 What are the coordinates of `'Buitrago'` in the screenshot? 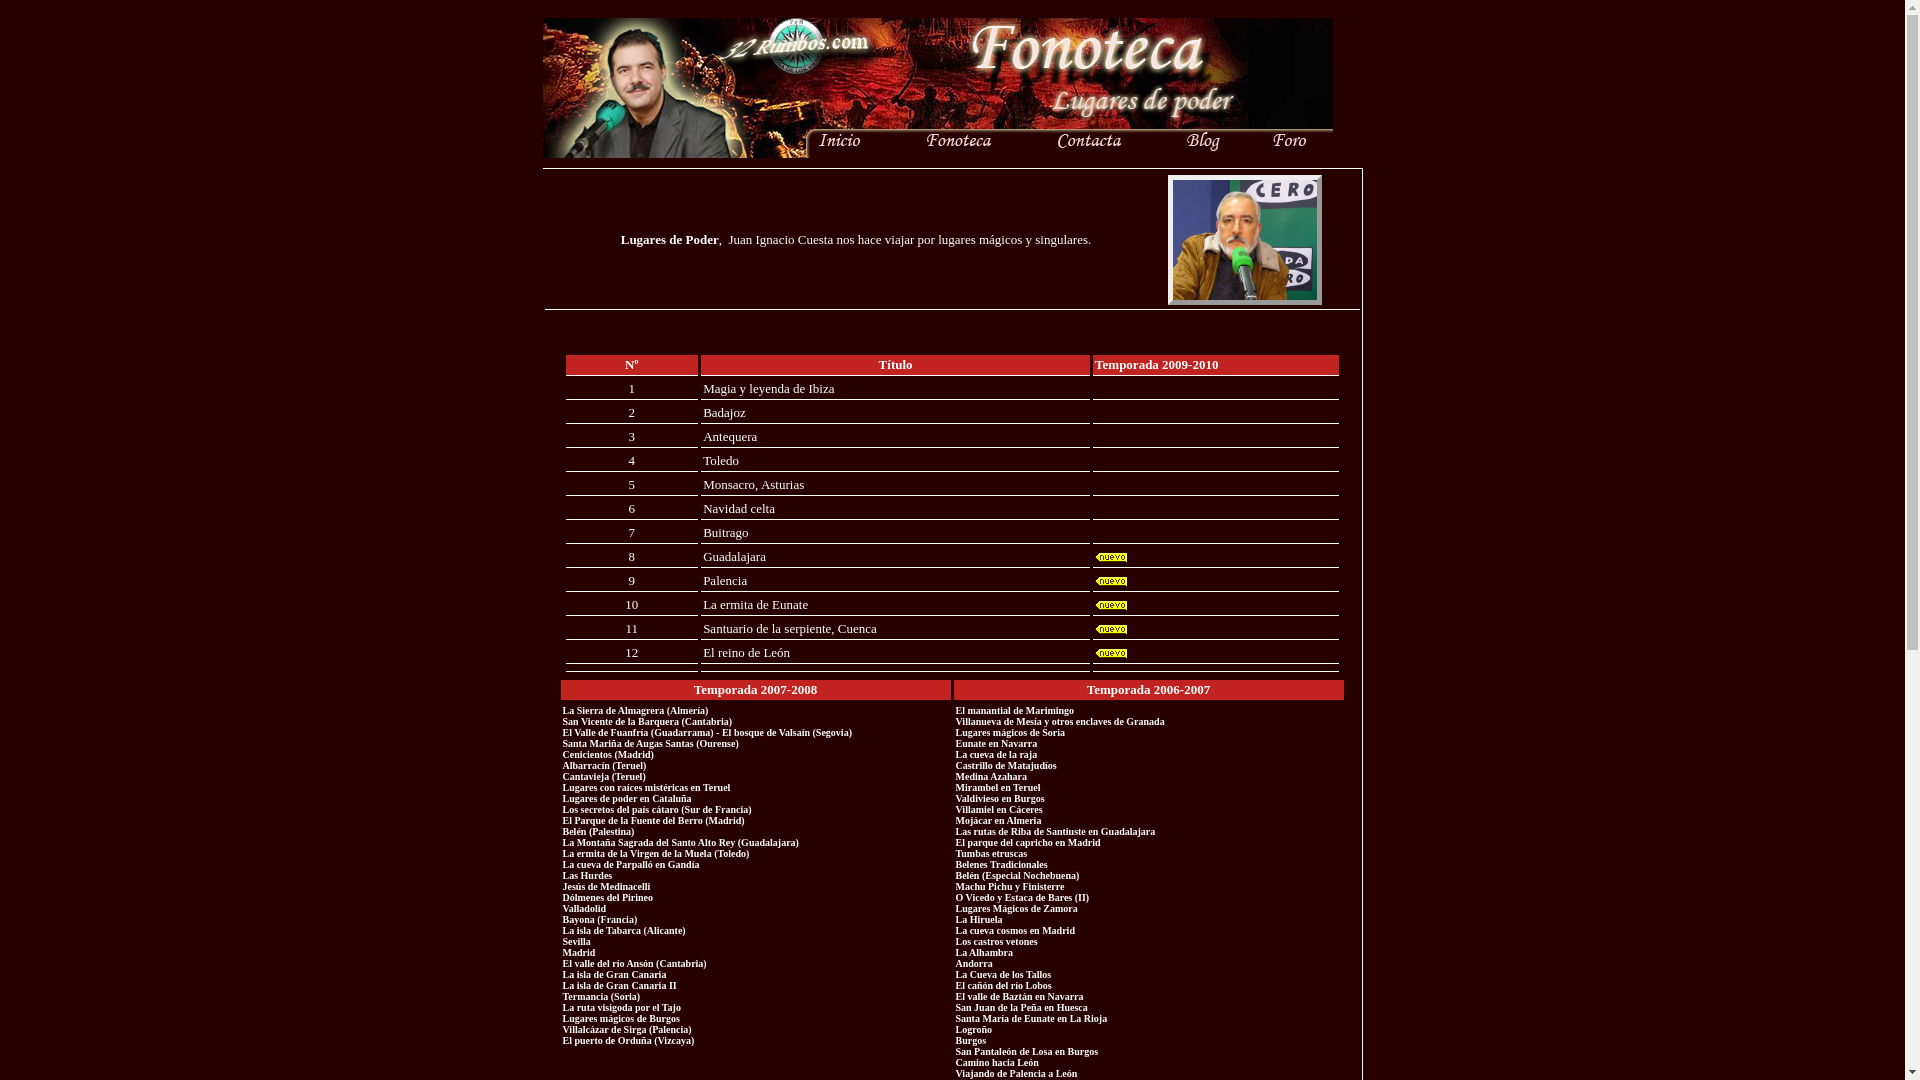 It's located at (724, 530).